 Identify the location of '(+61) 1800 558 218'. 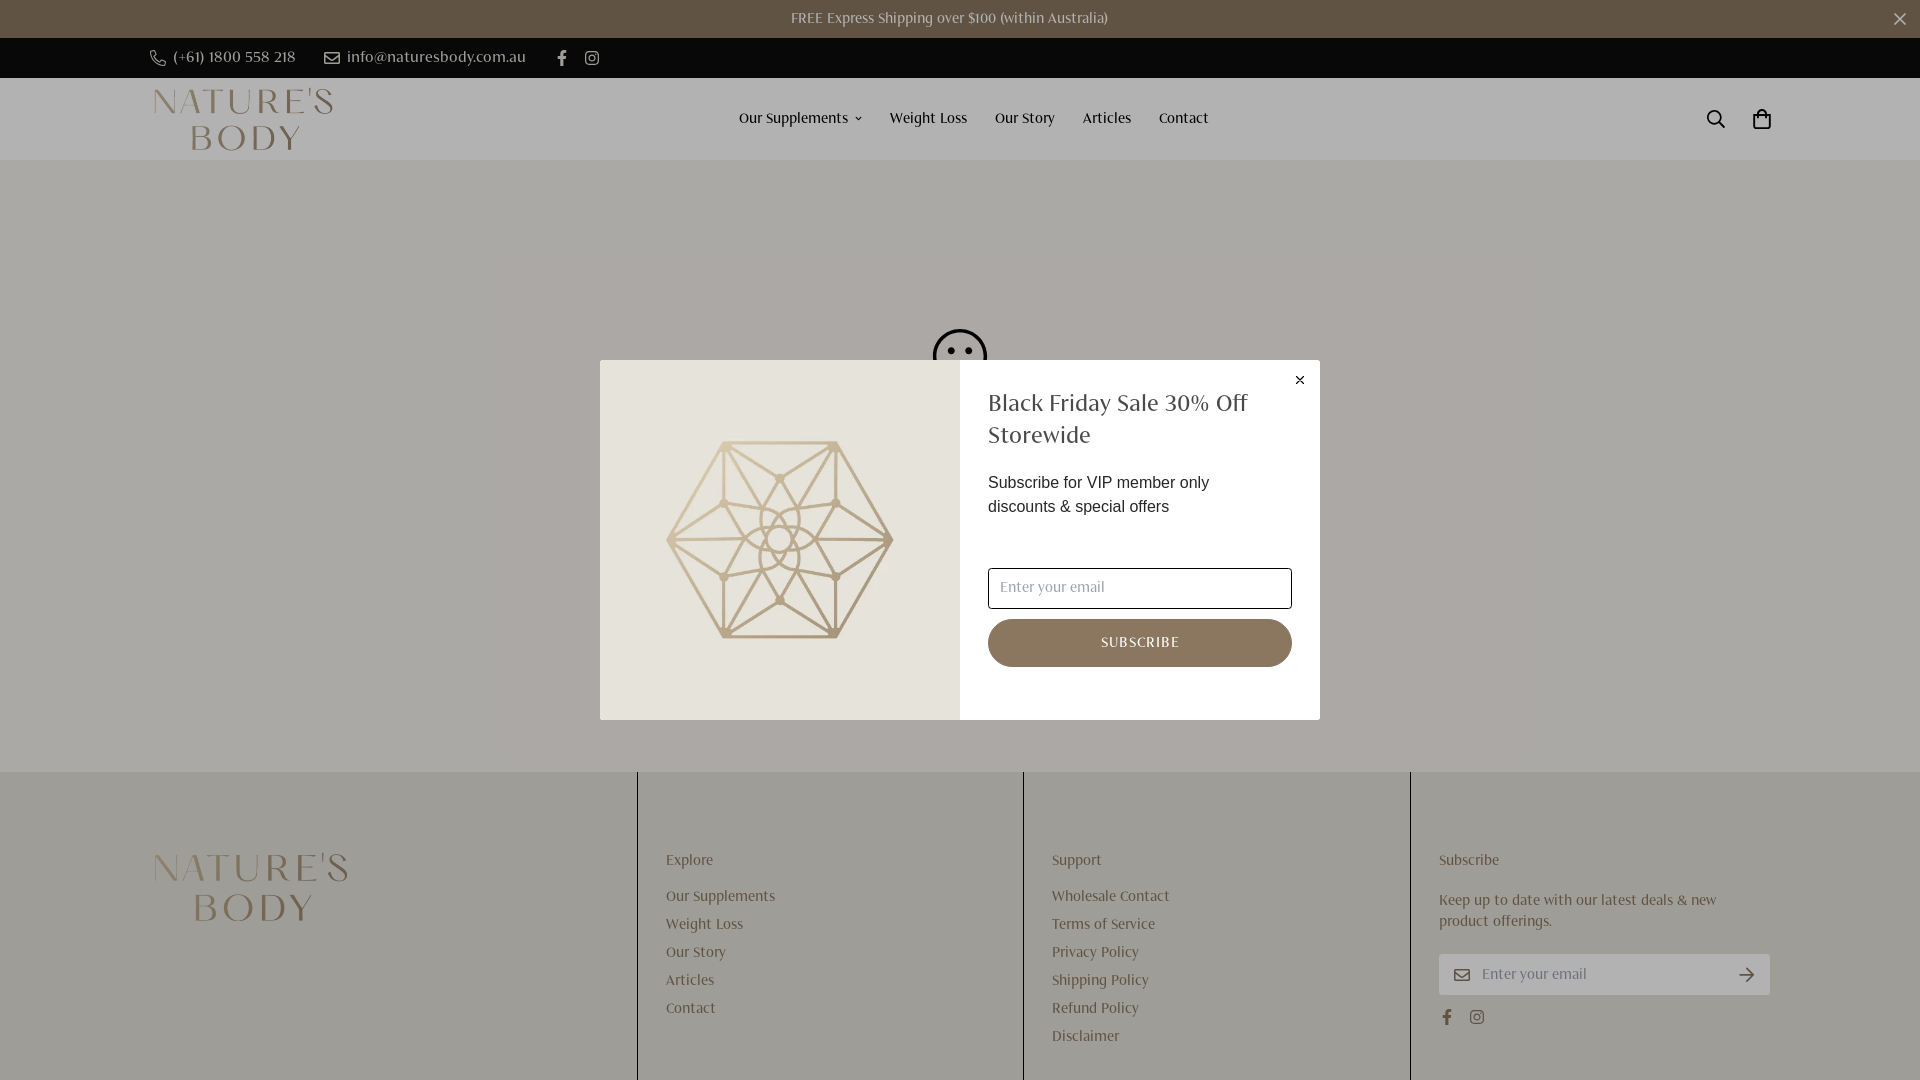
(134, 56).